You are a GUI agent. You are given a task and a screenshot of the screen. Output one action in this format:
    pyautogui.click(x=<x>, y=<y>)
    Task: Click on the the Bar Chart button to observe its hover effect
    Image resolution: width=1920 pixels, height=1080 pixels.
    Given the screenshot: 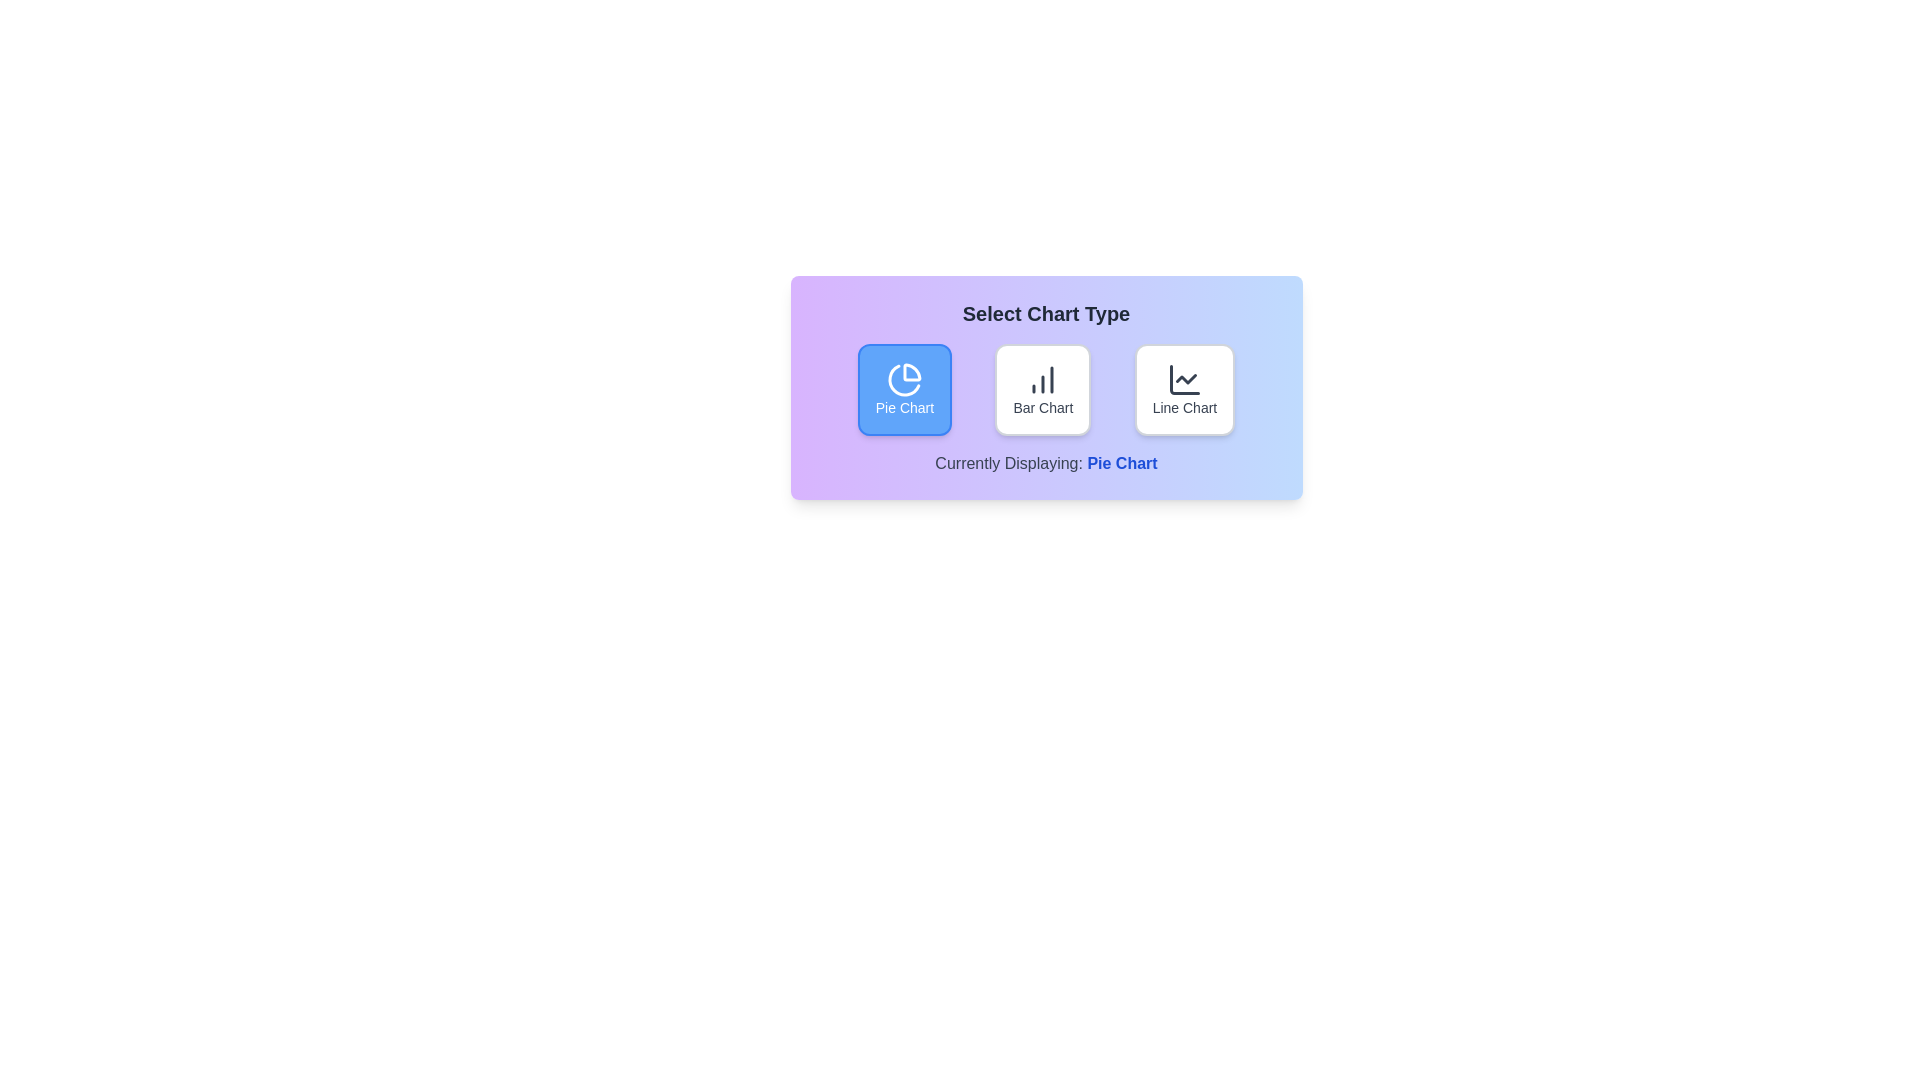 What is the action you would take?
    pyautogui.click(x=1042, y=389)
    